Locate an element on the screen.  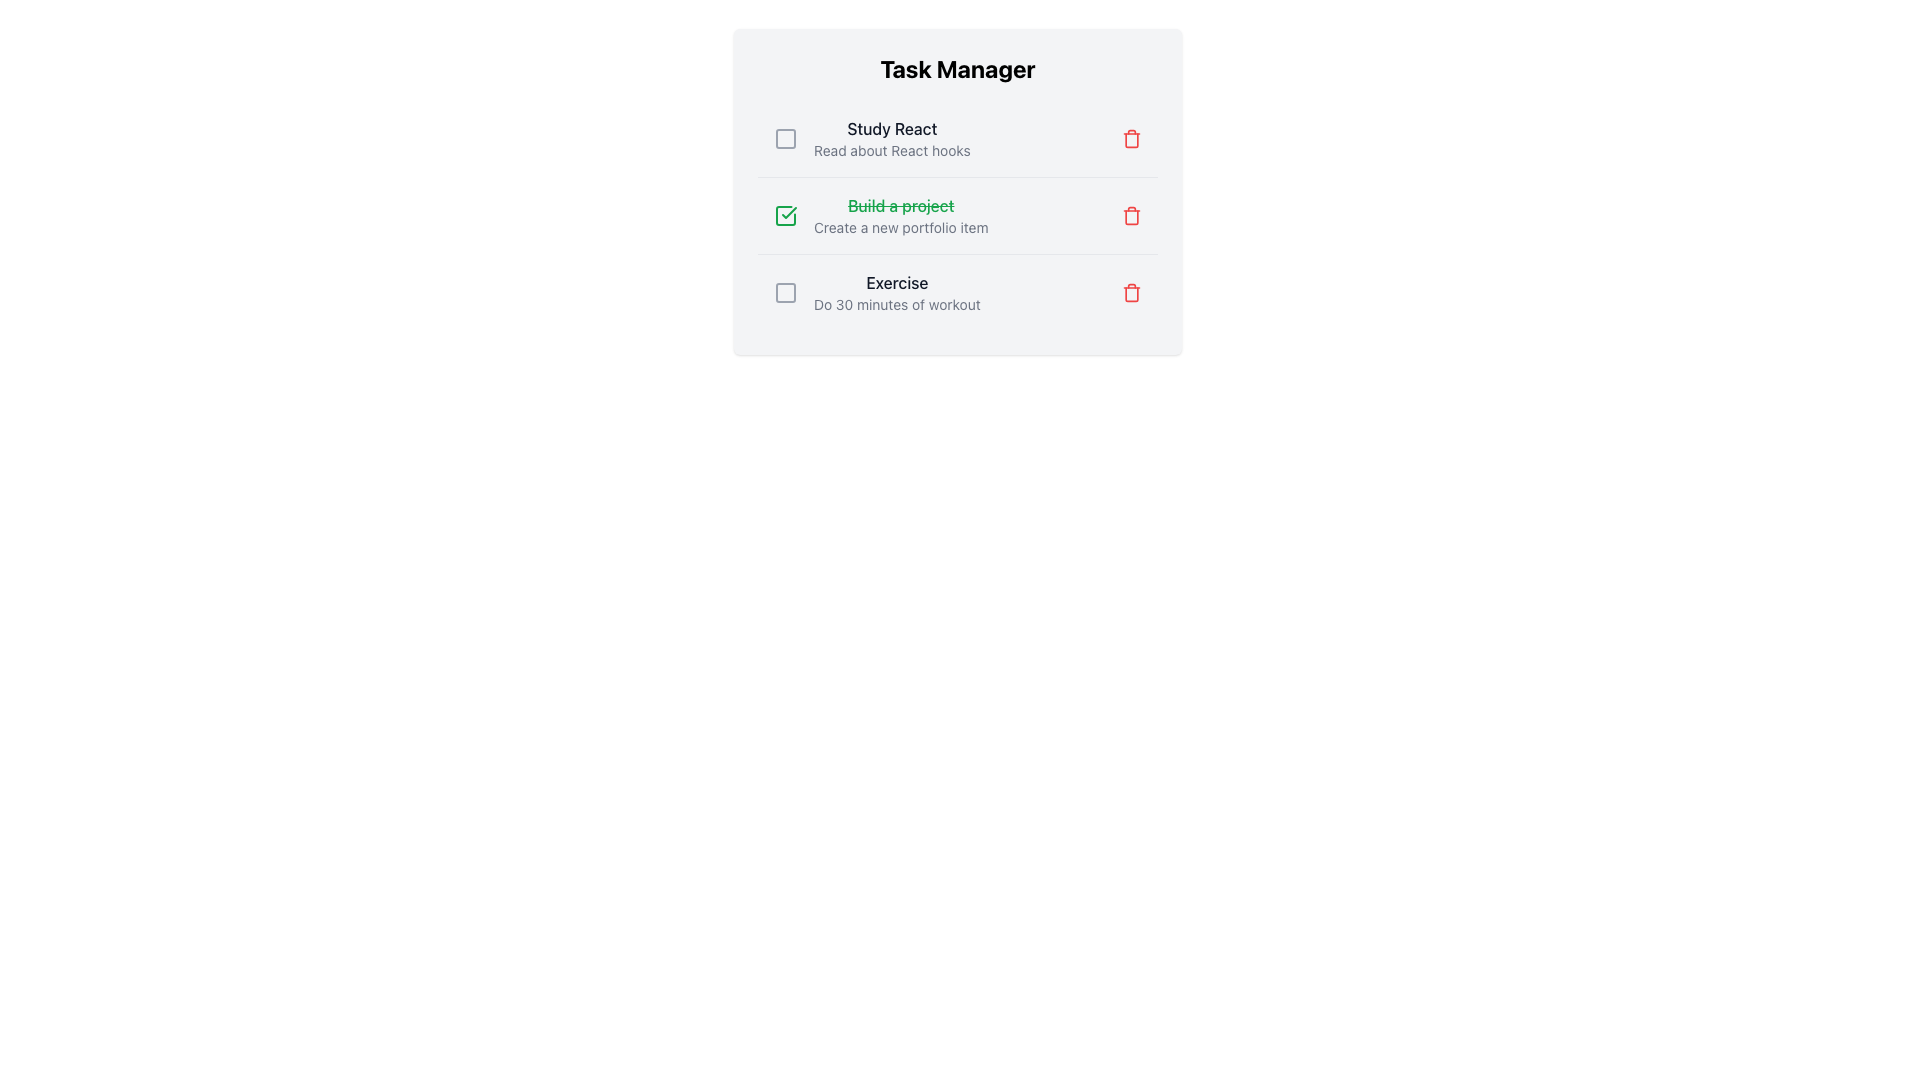
the text label displaying 'Do 30 minutes of workout' which is located below the title 'Exercise' in the task manager interface is located at coordinates (896, 304).